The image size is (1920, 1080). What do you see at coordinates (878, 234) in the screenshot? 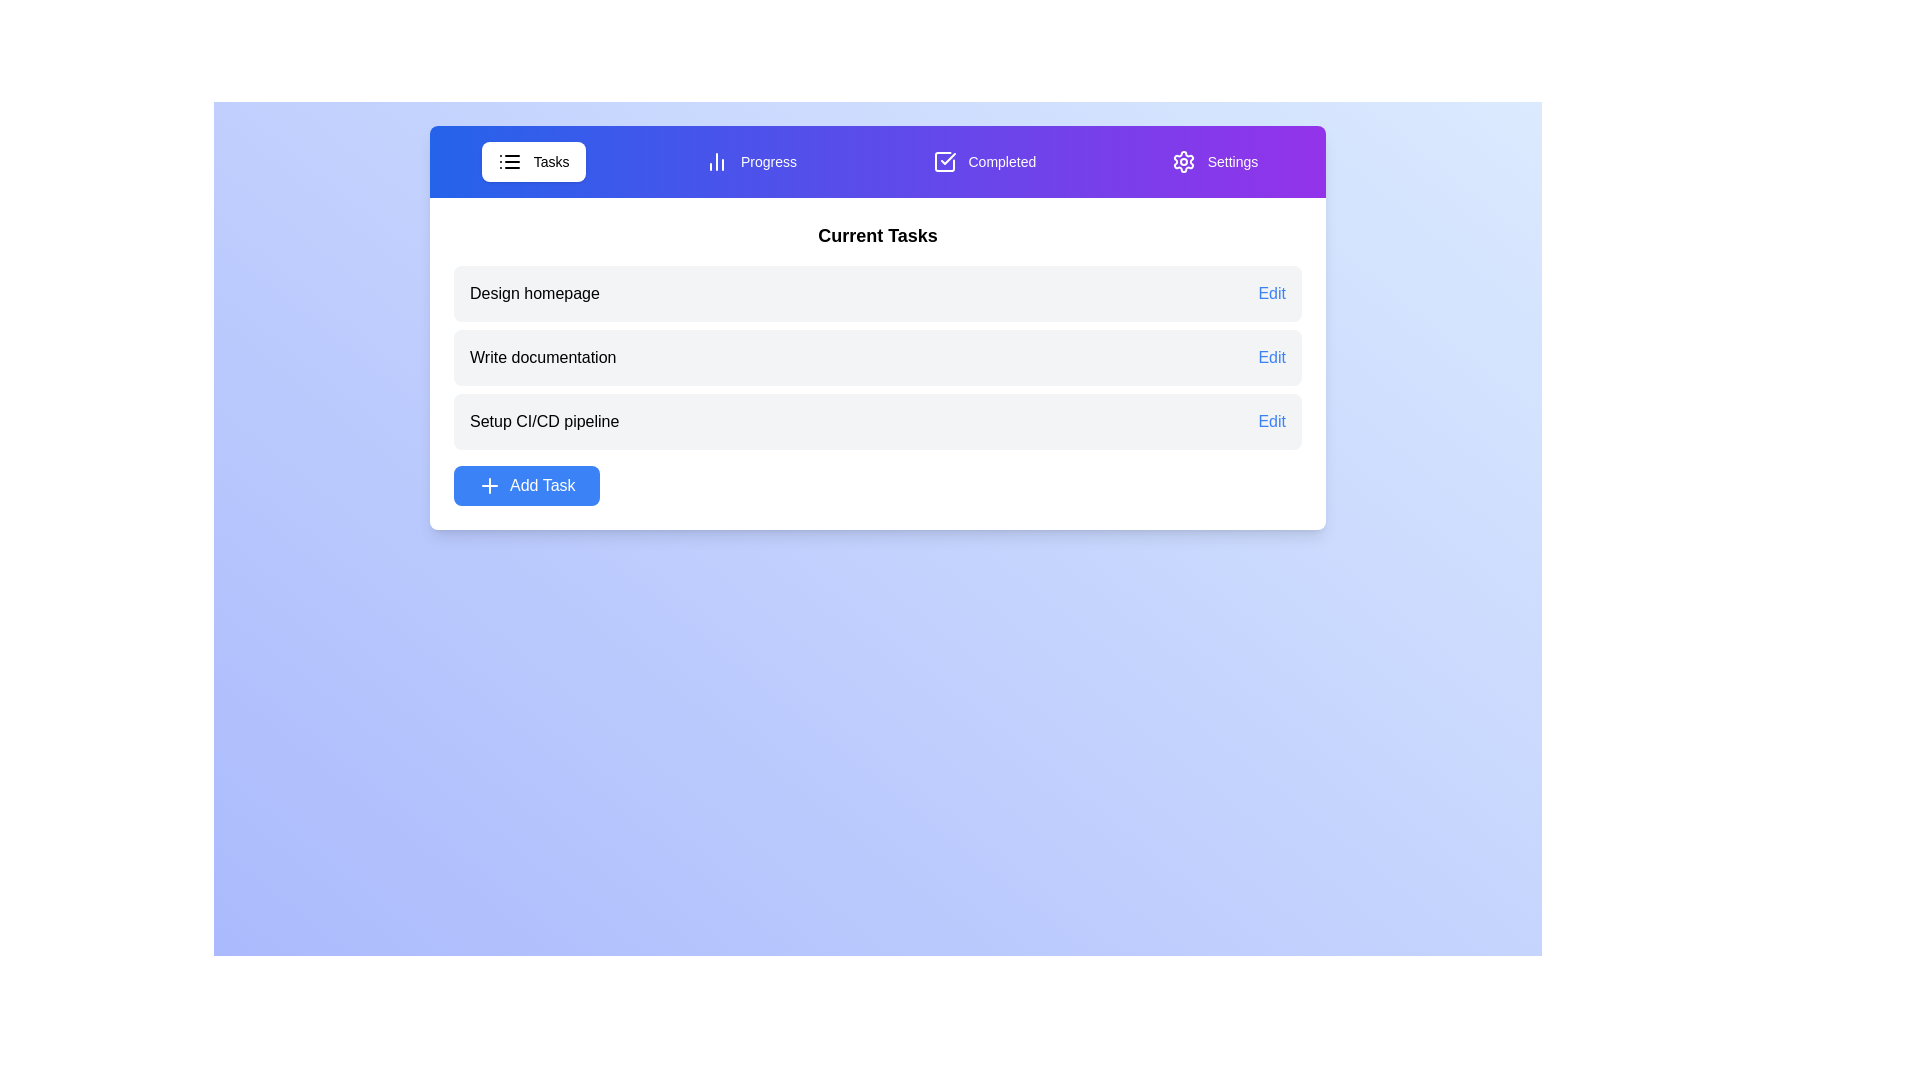
I see `text of the prominent text header labeled 'Current Tasks', which is bold and located at the top center of the panel` at bounding box center [878, 234].